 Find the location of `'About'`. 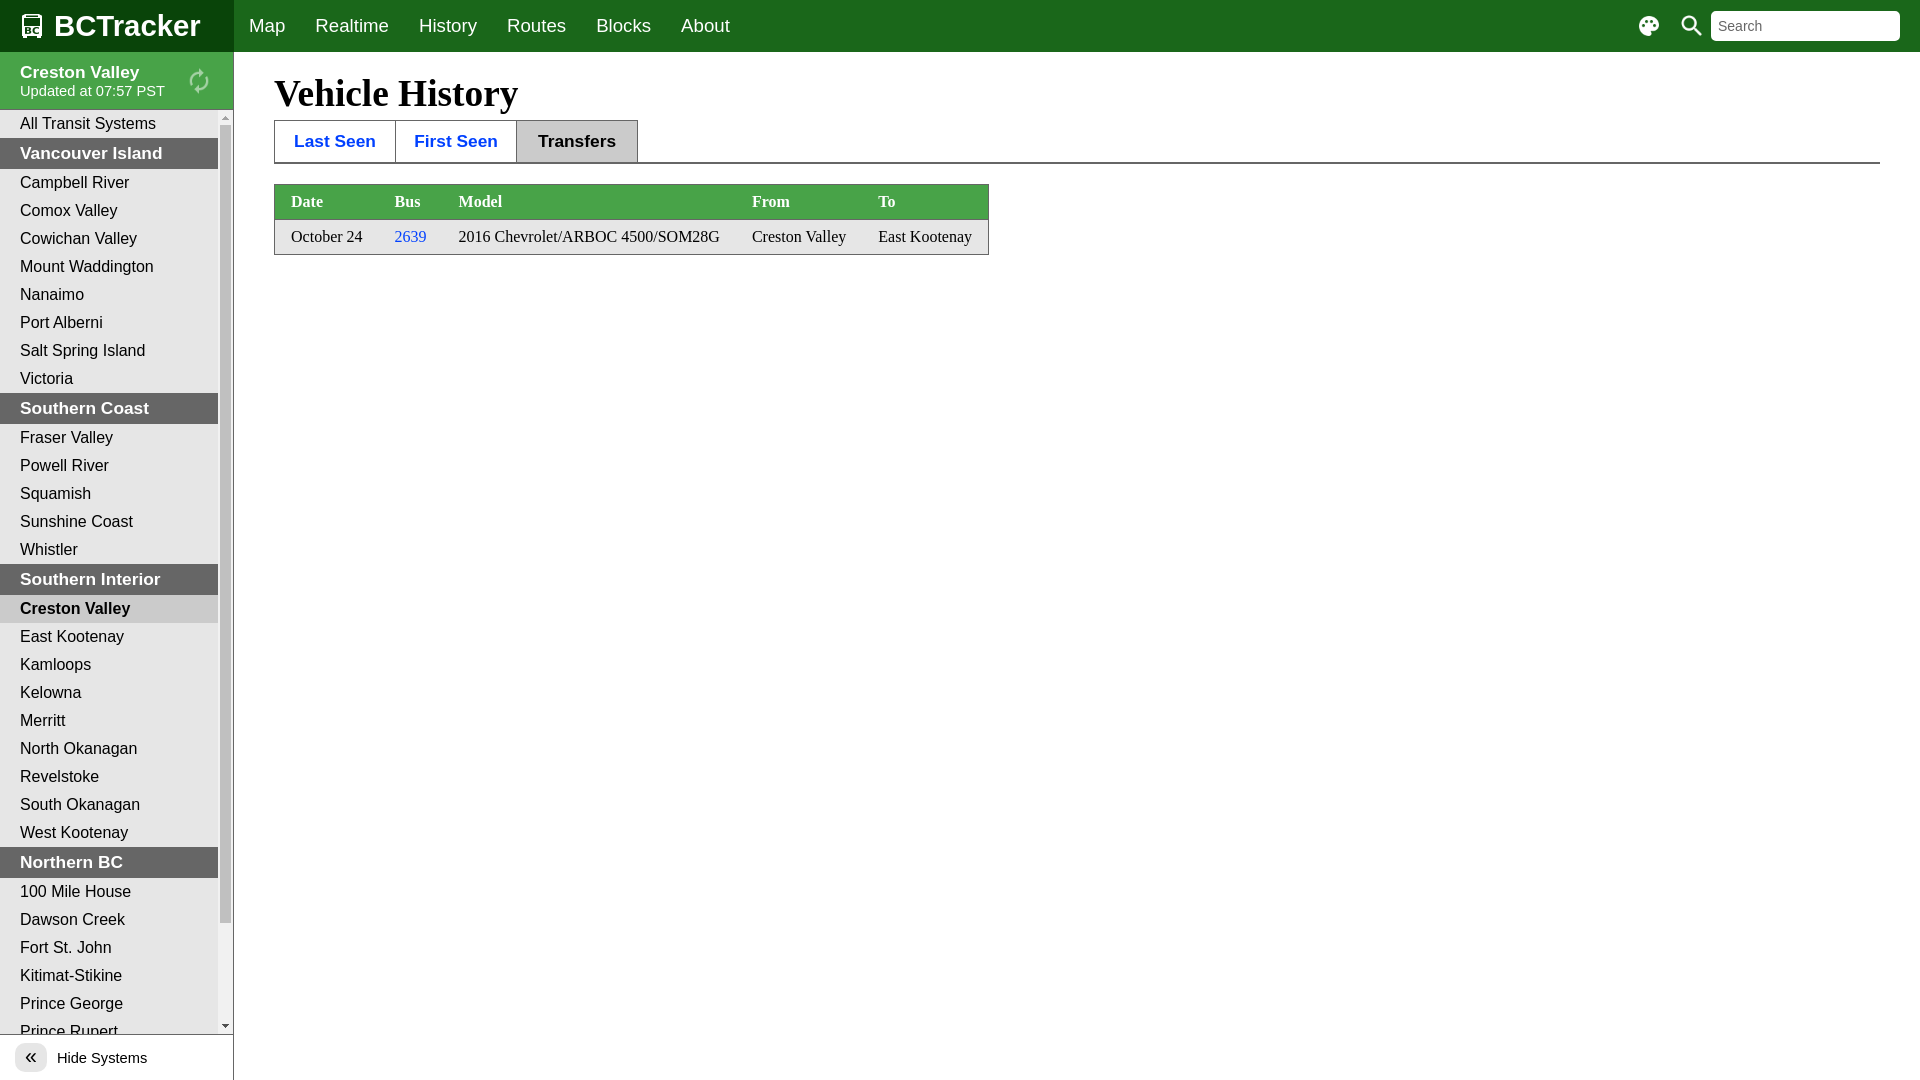

'About' is located at coordinates (705, 26).